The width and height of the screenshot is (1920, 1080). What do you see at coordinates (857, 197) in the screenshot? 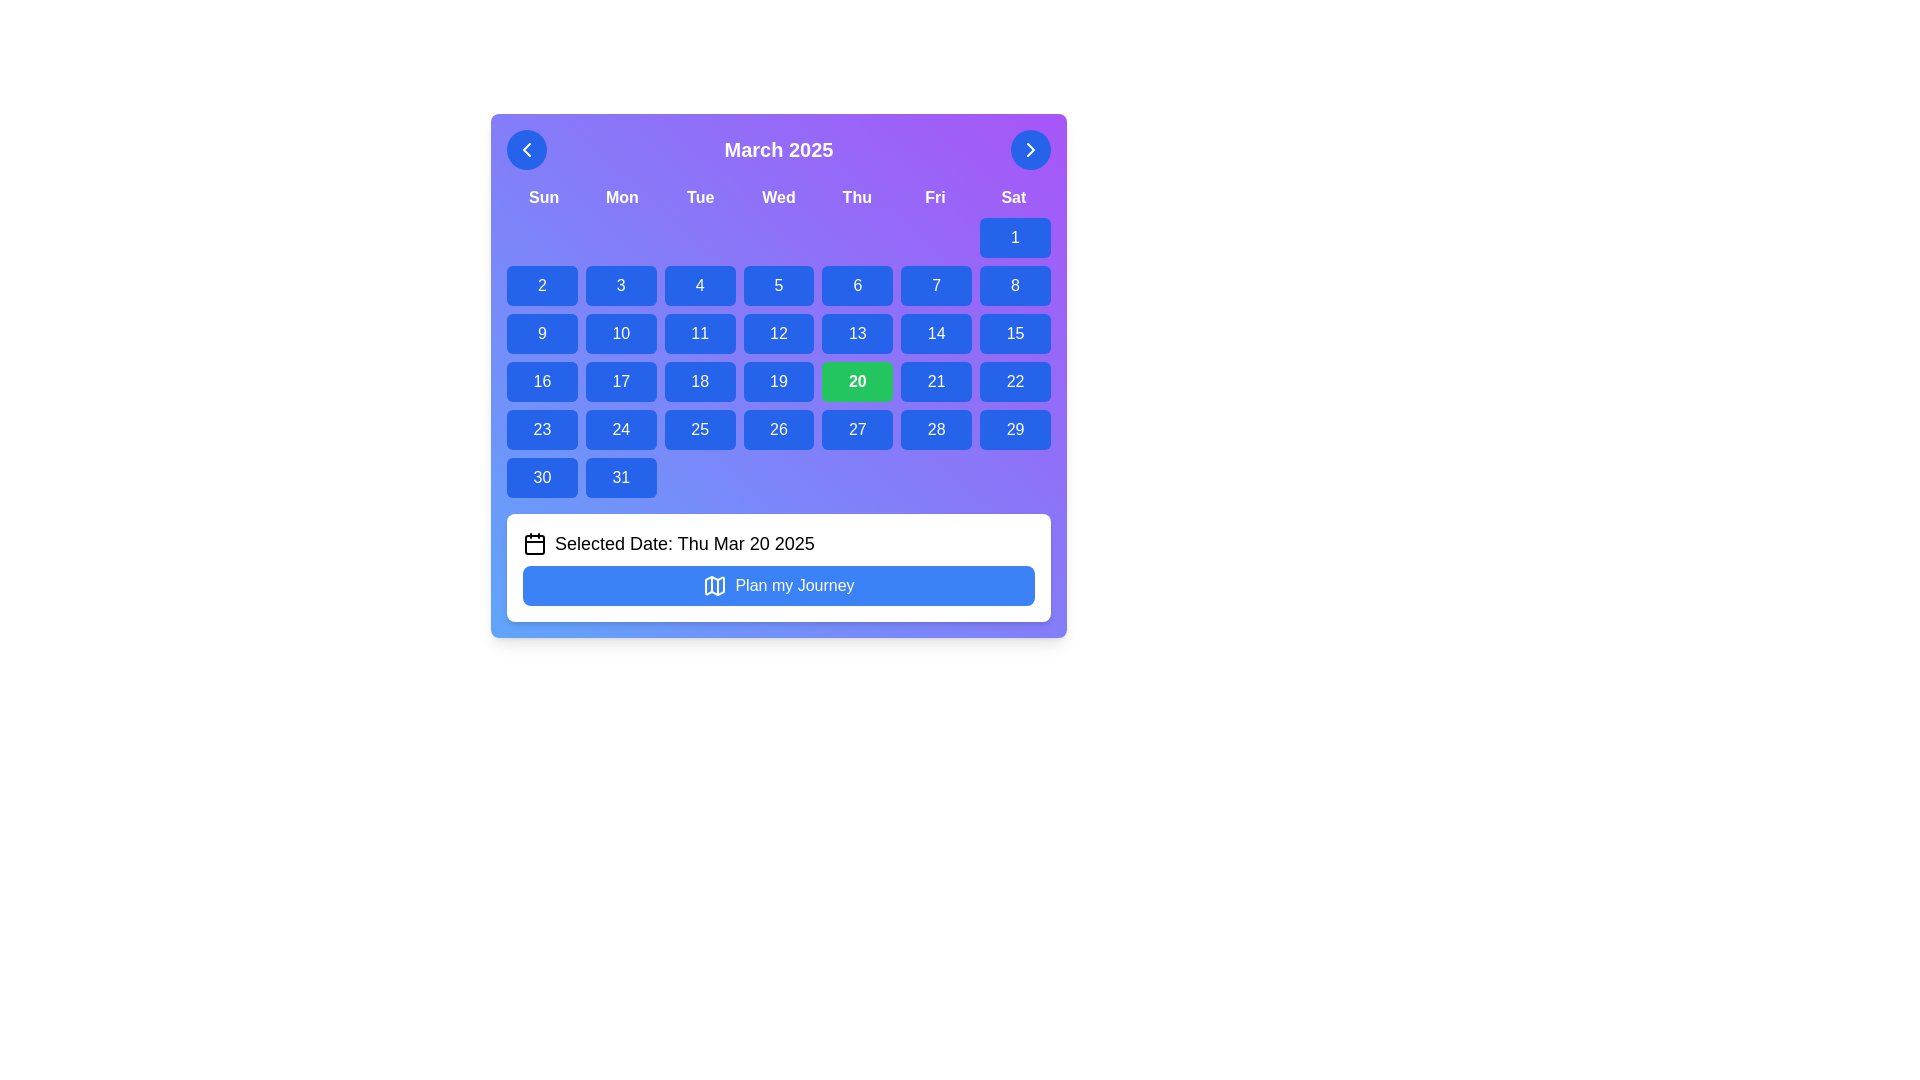
I see `contents of the text label indicating 'Thu', which is the fifth label from the left in the weekly header of the calendar layout` at bounding box center [857, 197].